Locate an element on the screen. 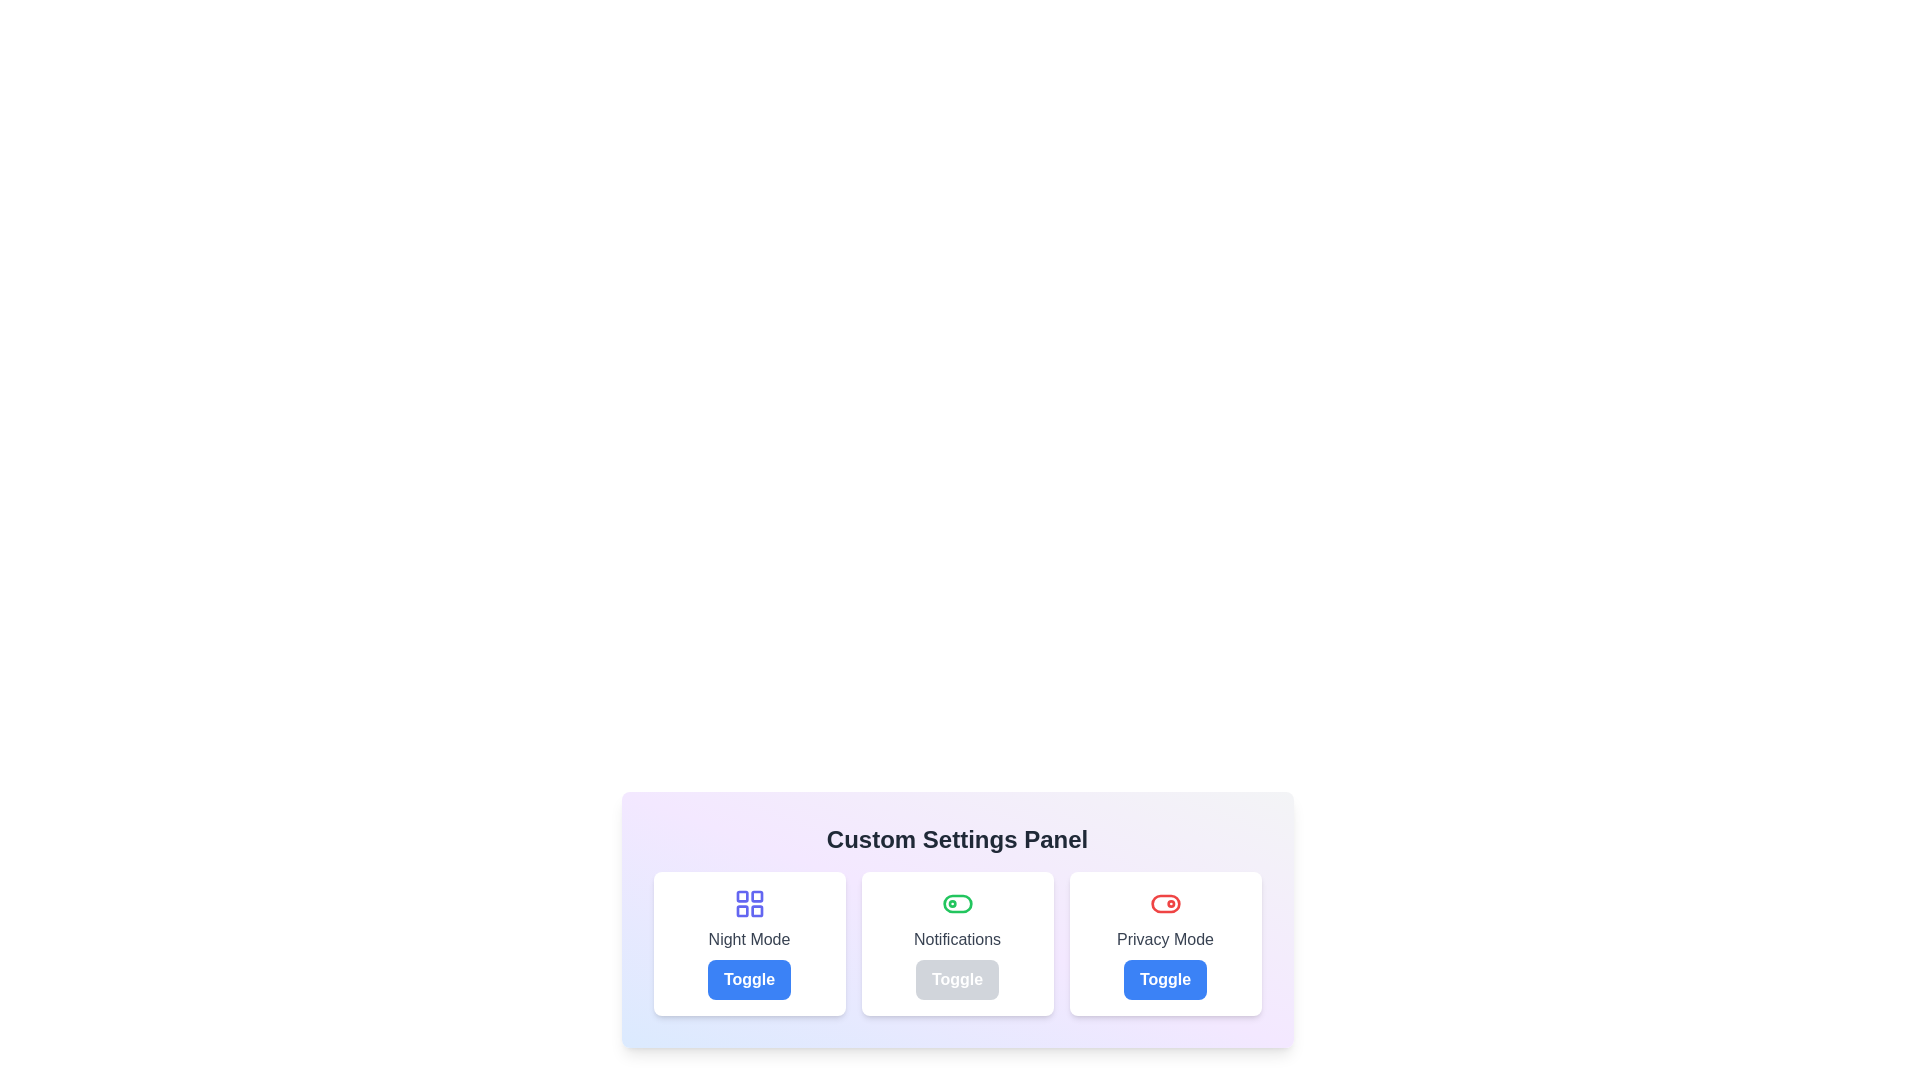 This screenshot has width=1920, height=1080. the 'Toggle' button for 'Night Mode' to change its state is located at coordinates (748, 978).